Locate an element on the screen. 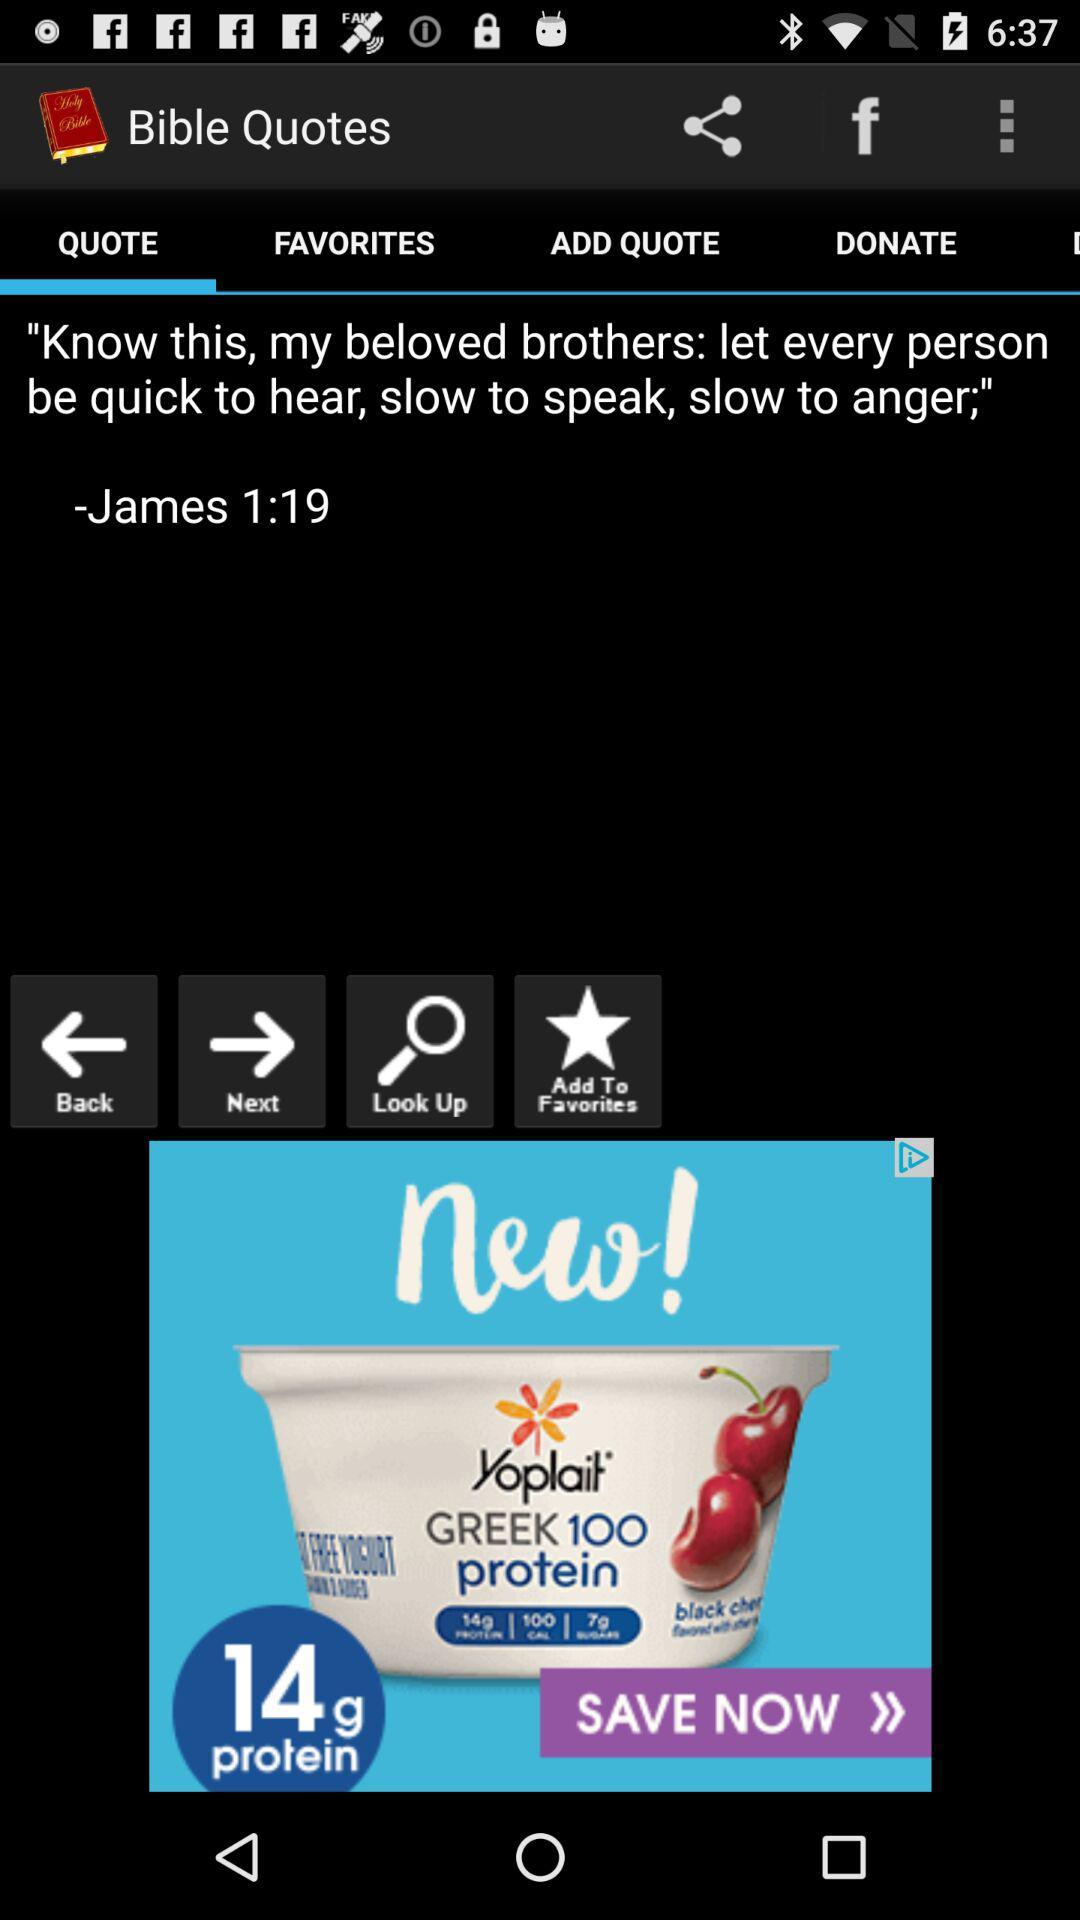 The height and width of the screenshot is (1920, 1080). the arrow_forward icon is located at coordinates (250, 1124).